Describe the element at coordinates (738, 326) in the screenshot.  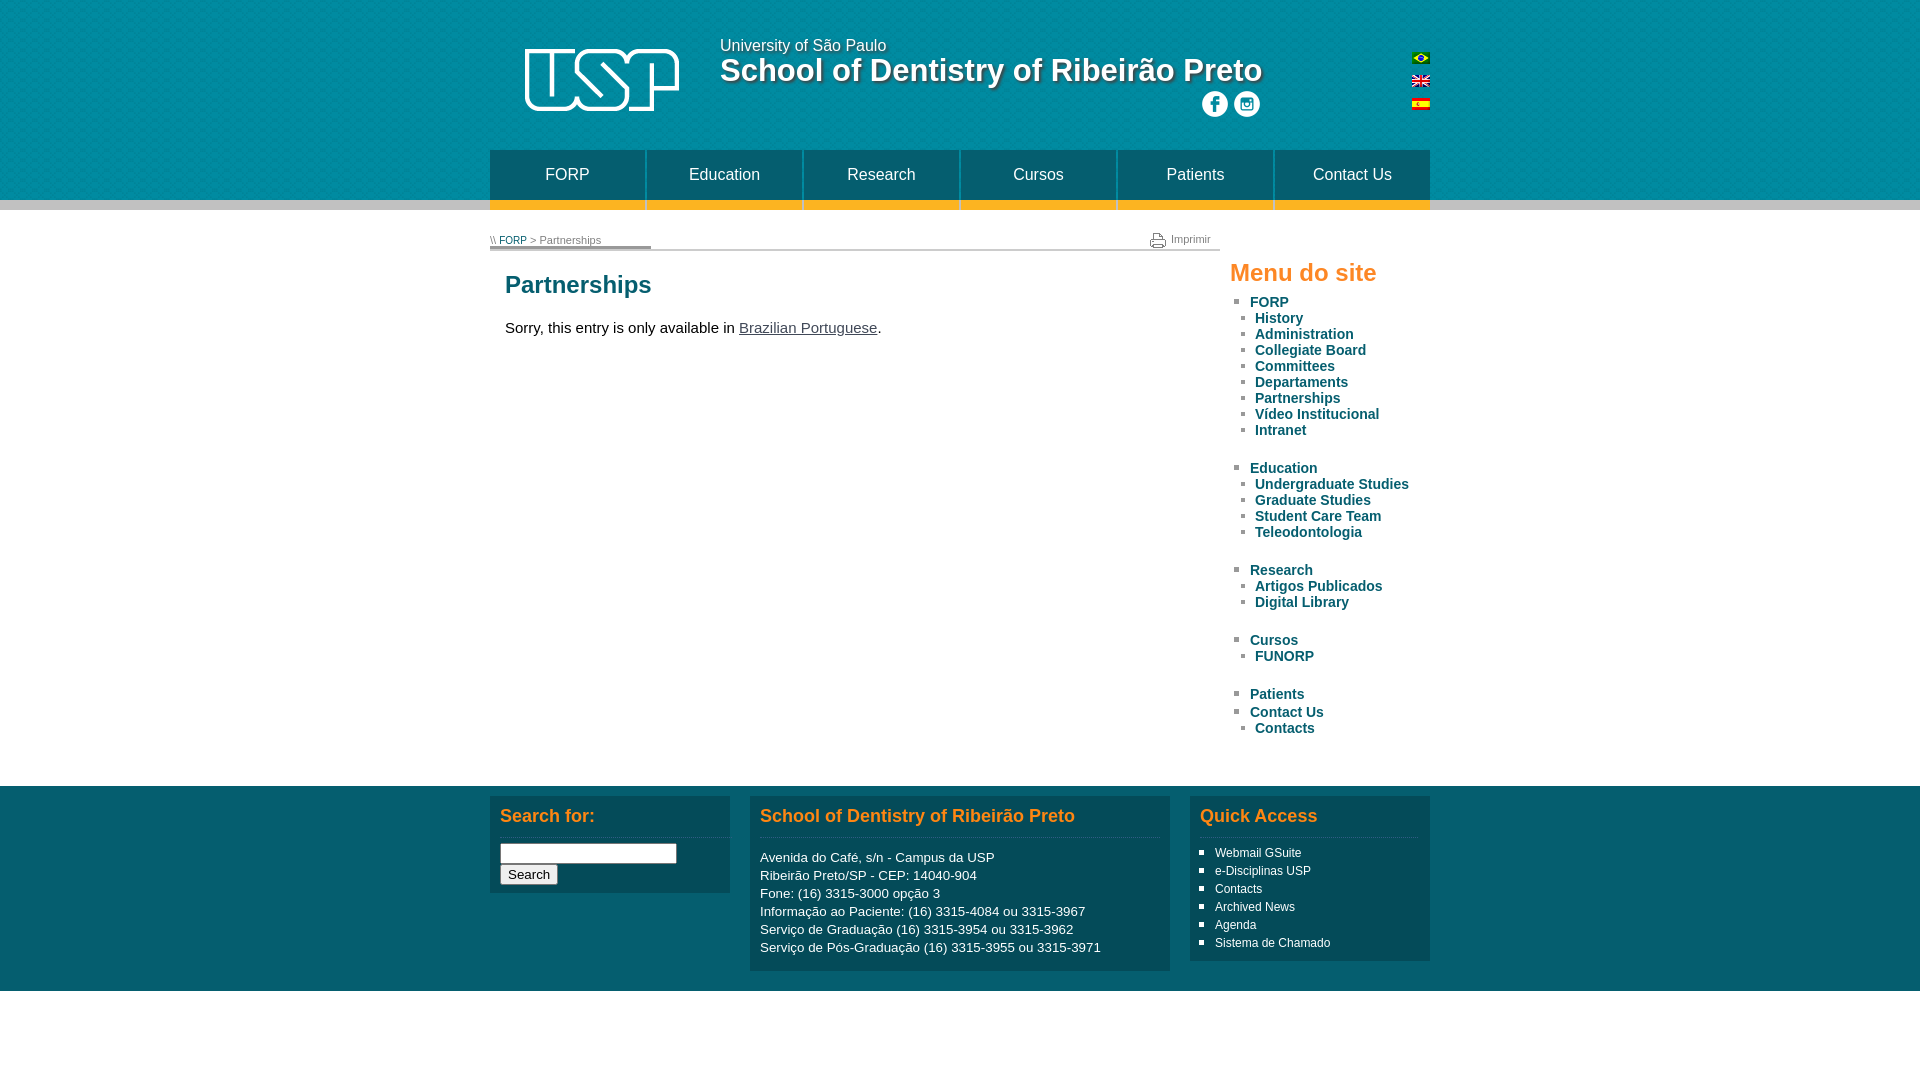
I see `'Brazilian Portuguese'` at that location.